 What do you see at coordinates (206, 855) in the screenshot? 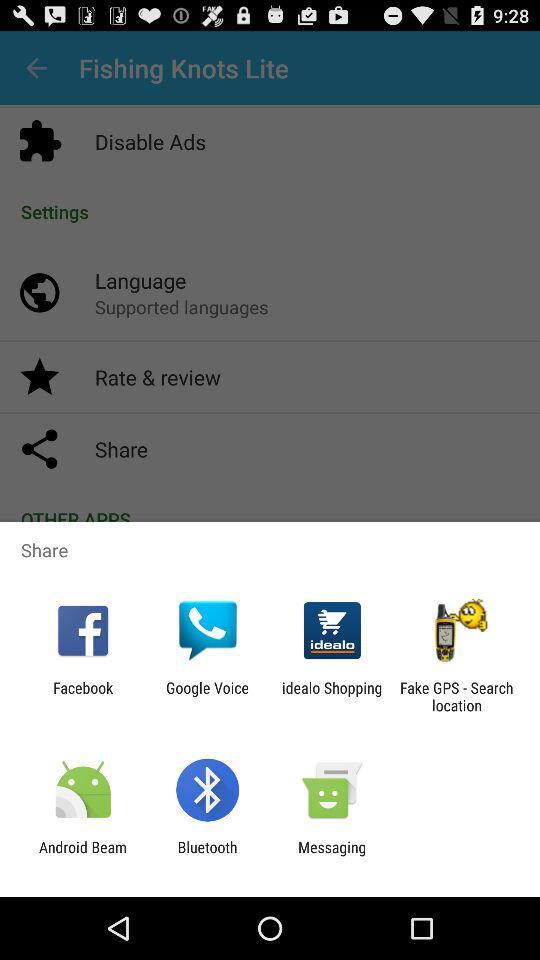
I see `the app next to the messaging icon` at bounding box center [206, 855].